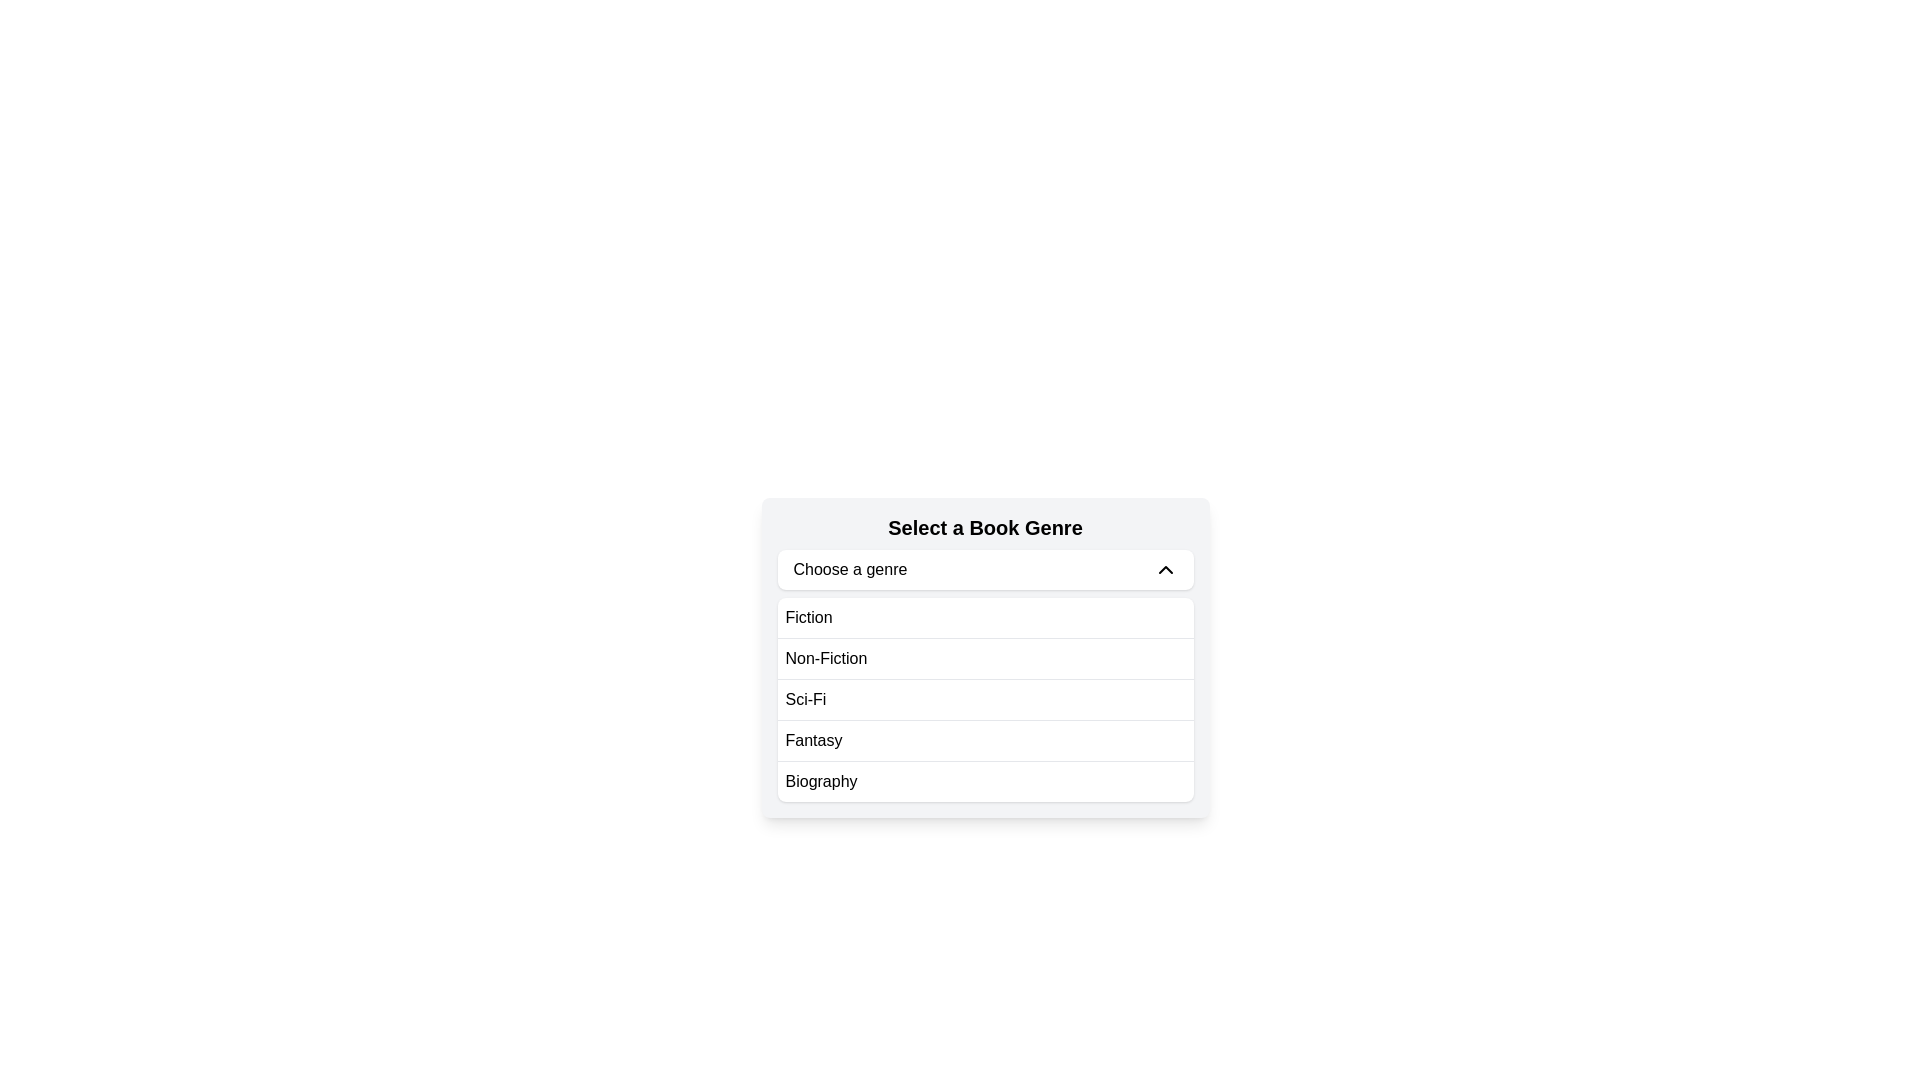 Image resolution: width=1920 pixels, height=1080 pixels. What do you see at coordinates (1165, 570) in the screenshot?
I see `the upward chevron icon used for collapsing the dropdown menu, positioned to the right of the 'Choose a genre' text` at bounding box center [1165, 570].